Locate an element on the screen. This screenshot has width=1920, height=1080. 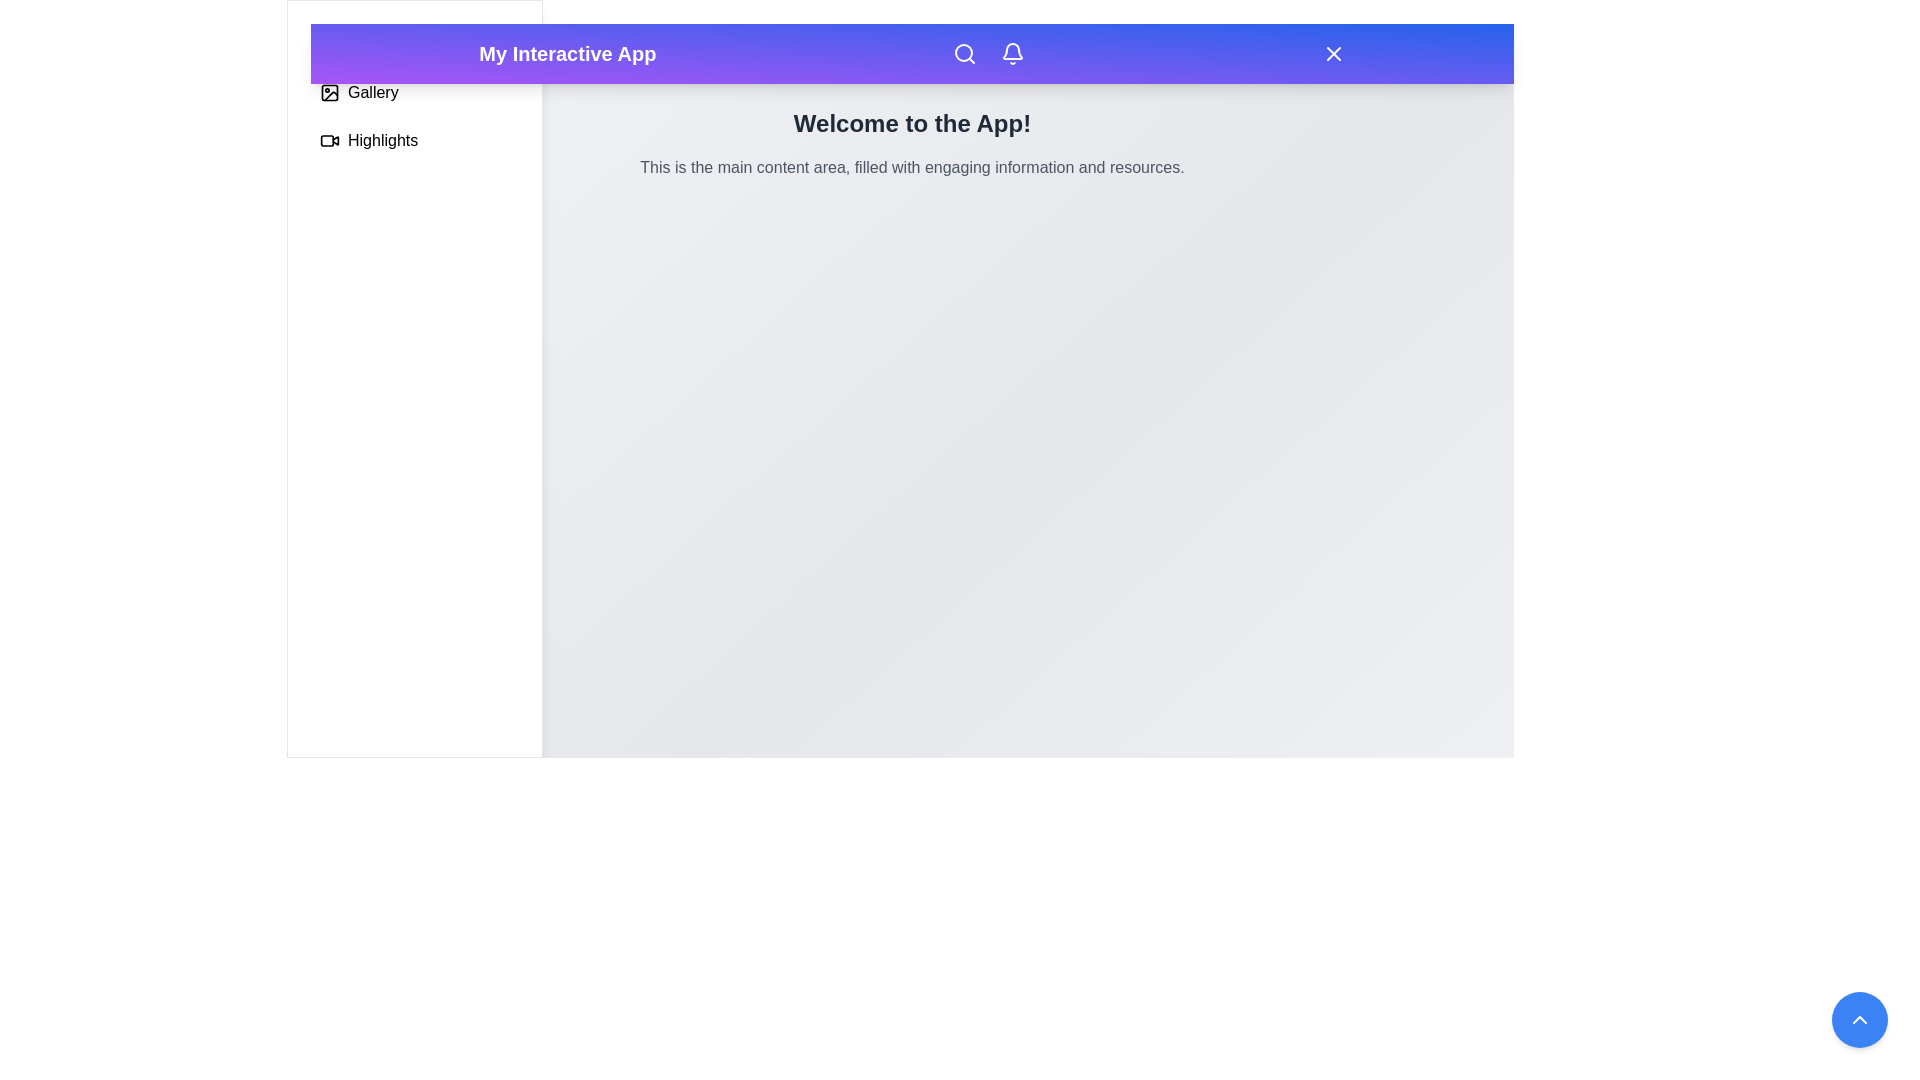
the 'Gallery' icon located in the left sidebar, which is the first menu item preceding the text 'Gallery' is located at coordinates (330, 92).